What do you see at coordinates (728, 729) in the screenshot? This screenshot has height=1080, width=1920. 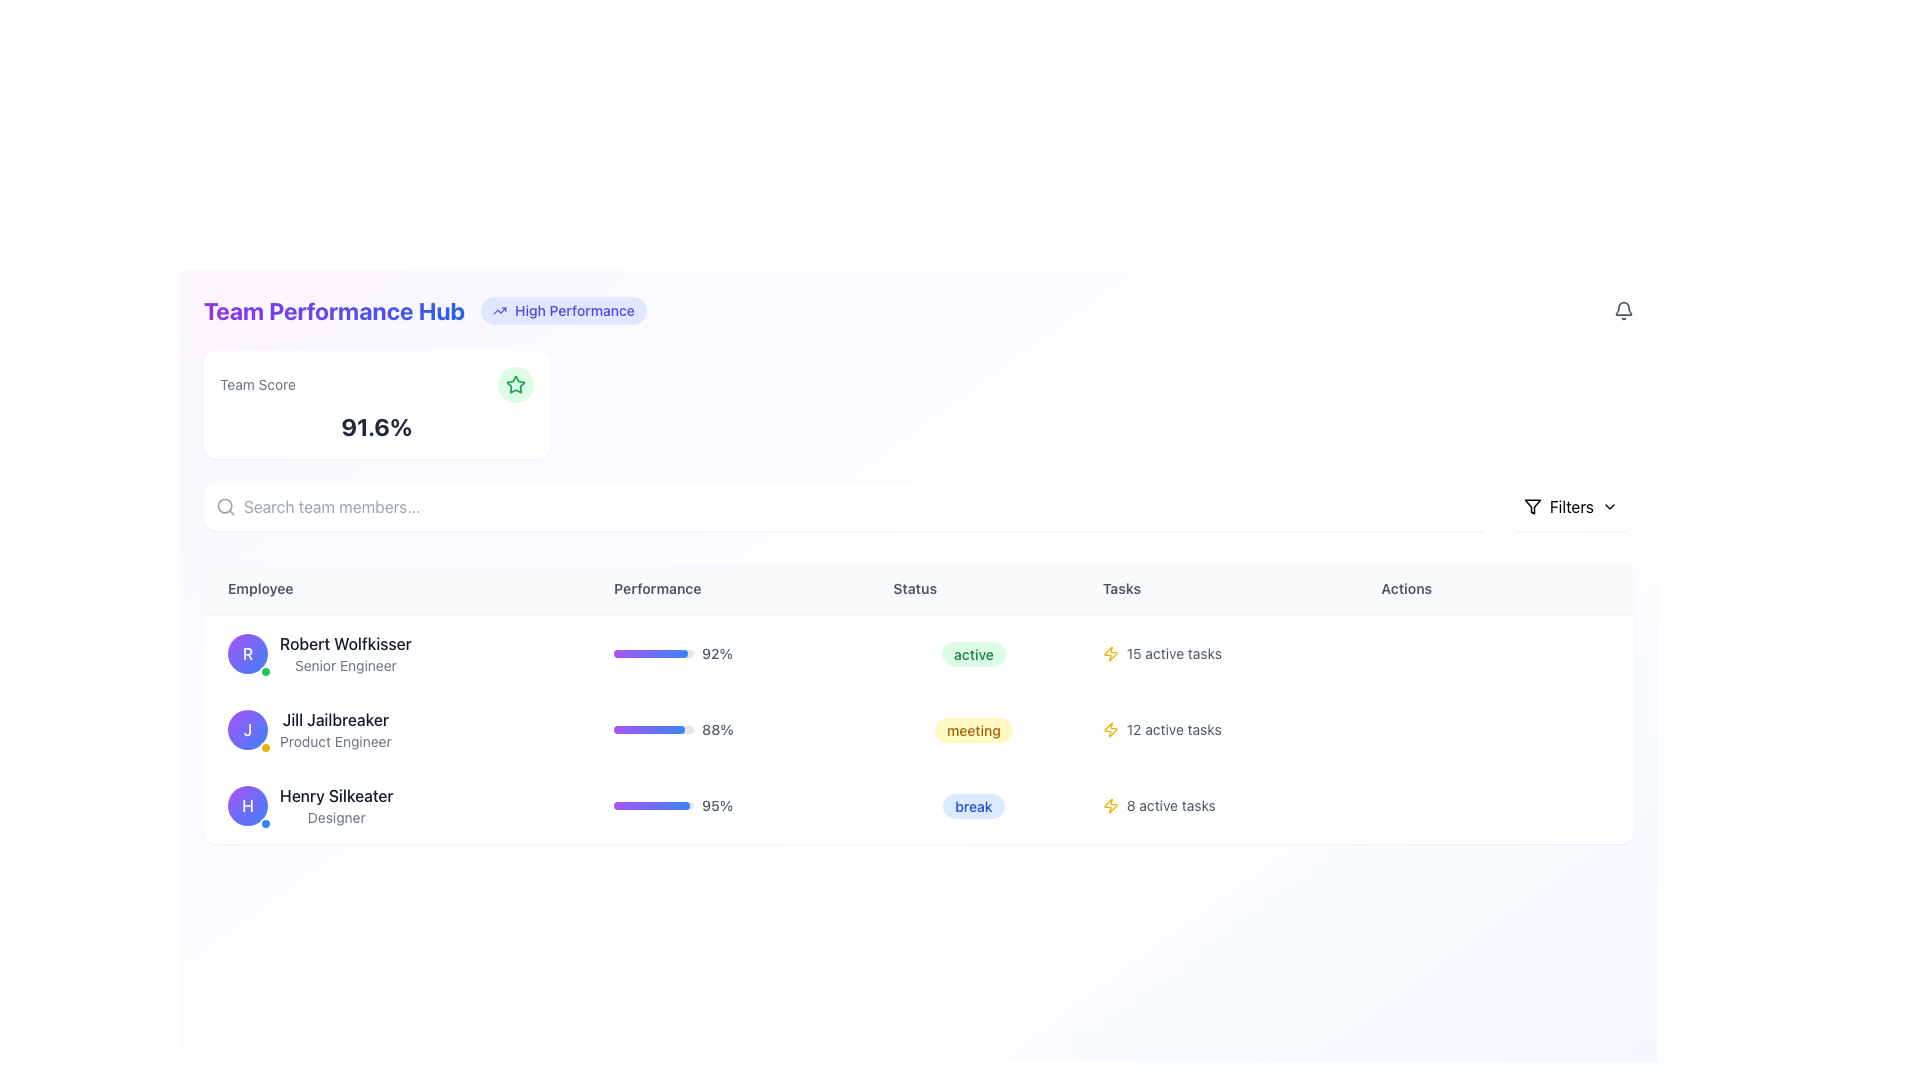 I see `the progress bar indicating '88%' representing Jill Jailbreaker's performance score, which is styled with a gradient from purple to blue and is located in the second row under the 'Performance' column` at bounding box center [728, 729].